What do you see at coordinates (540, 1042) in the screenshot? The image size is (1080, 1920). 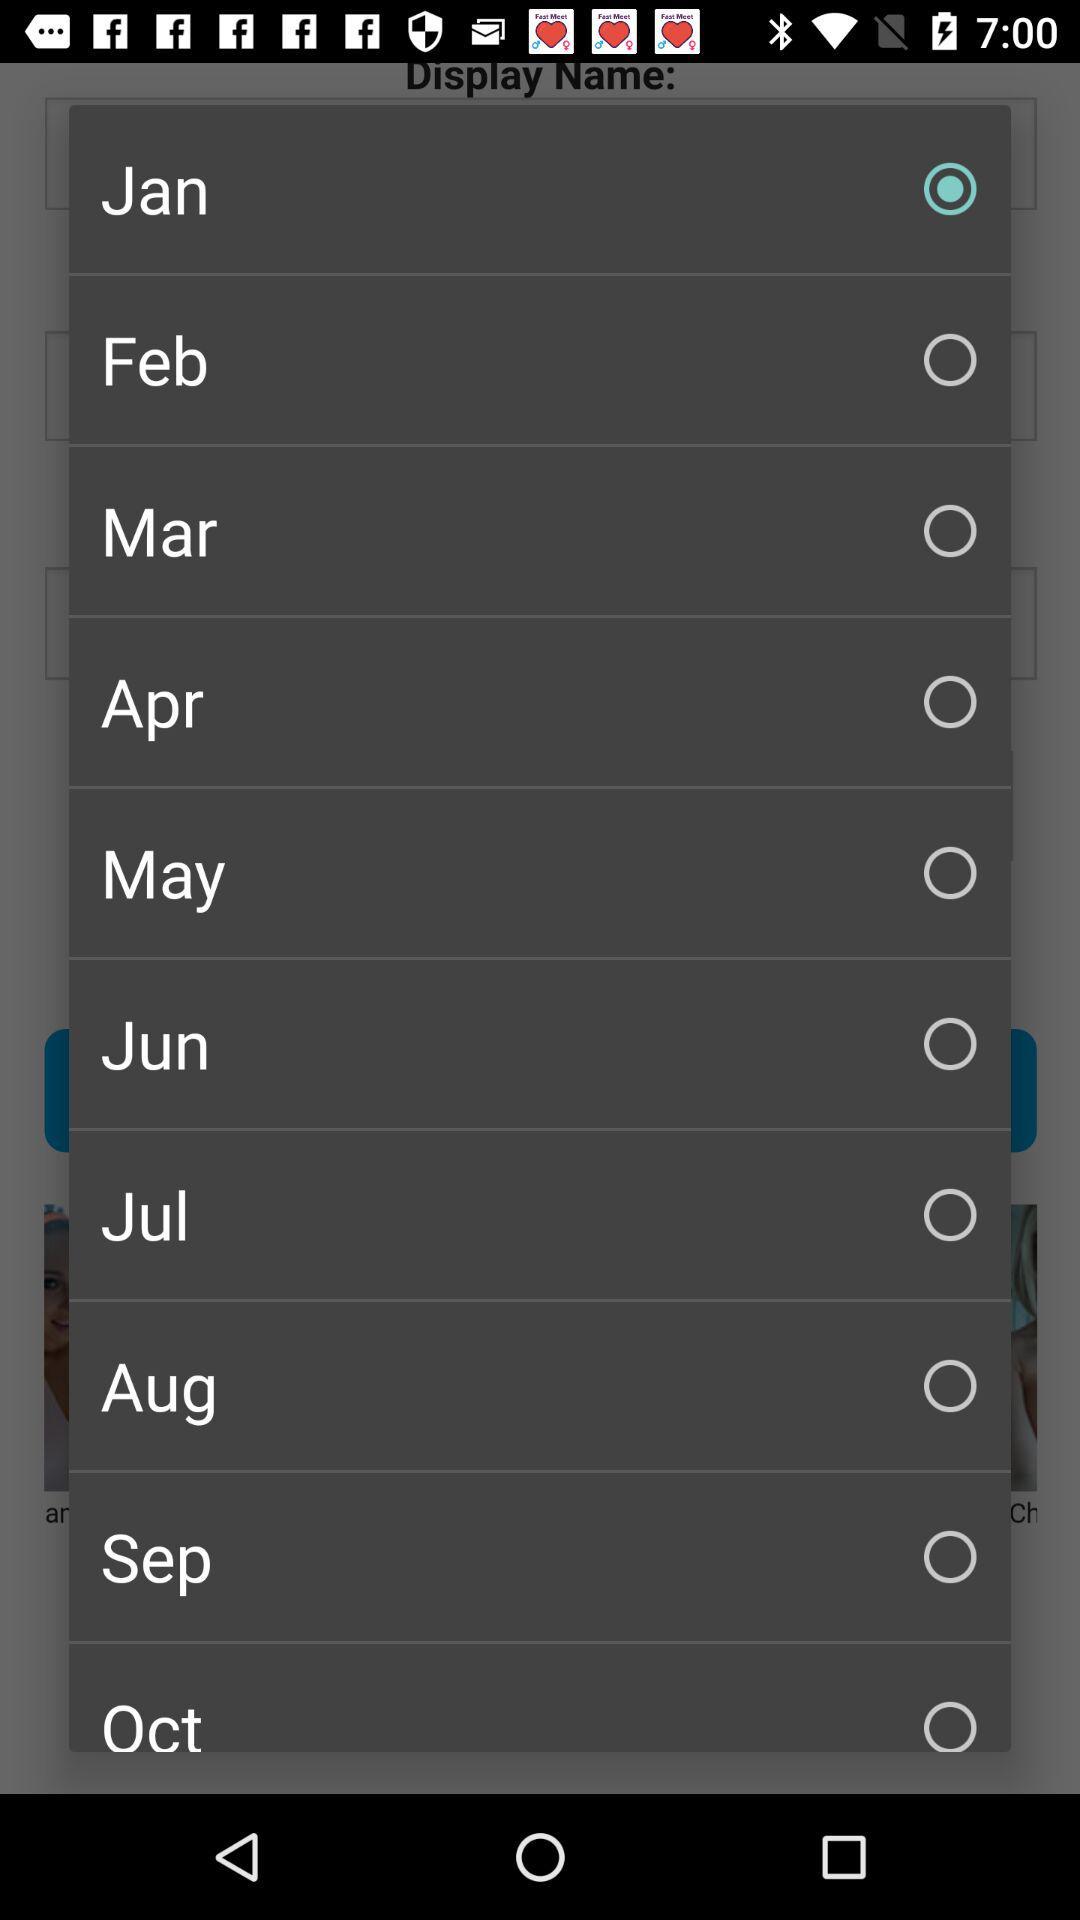 I see `jun` at bounding box center [540, 1042].